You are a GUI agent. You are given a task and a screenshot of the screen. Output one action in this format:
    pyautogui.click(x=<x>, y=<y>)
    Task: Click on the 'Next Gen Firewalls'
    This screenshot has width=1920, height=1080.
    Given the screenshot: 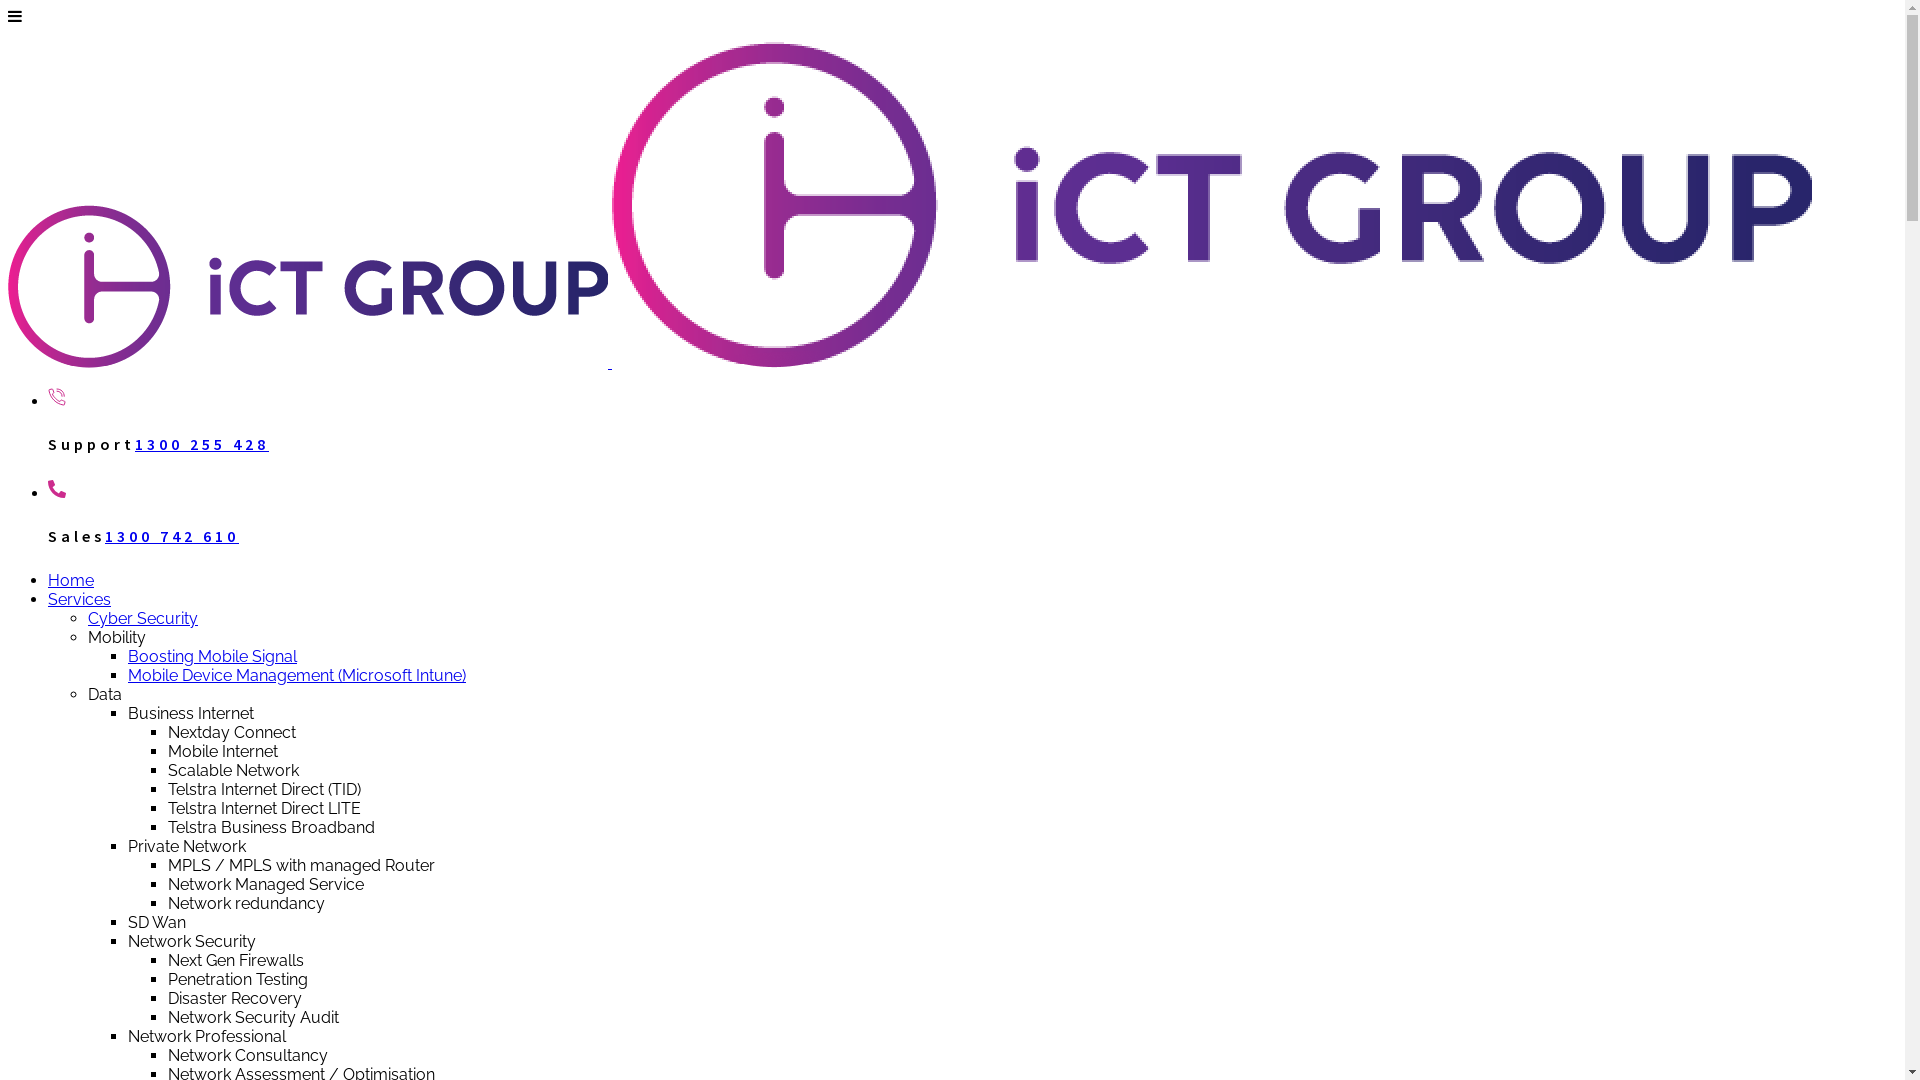 What is the action you would take?
    pyautogui.click(x=168, y=959)
    